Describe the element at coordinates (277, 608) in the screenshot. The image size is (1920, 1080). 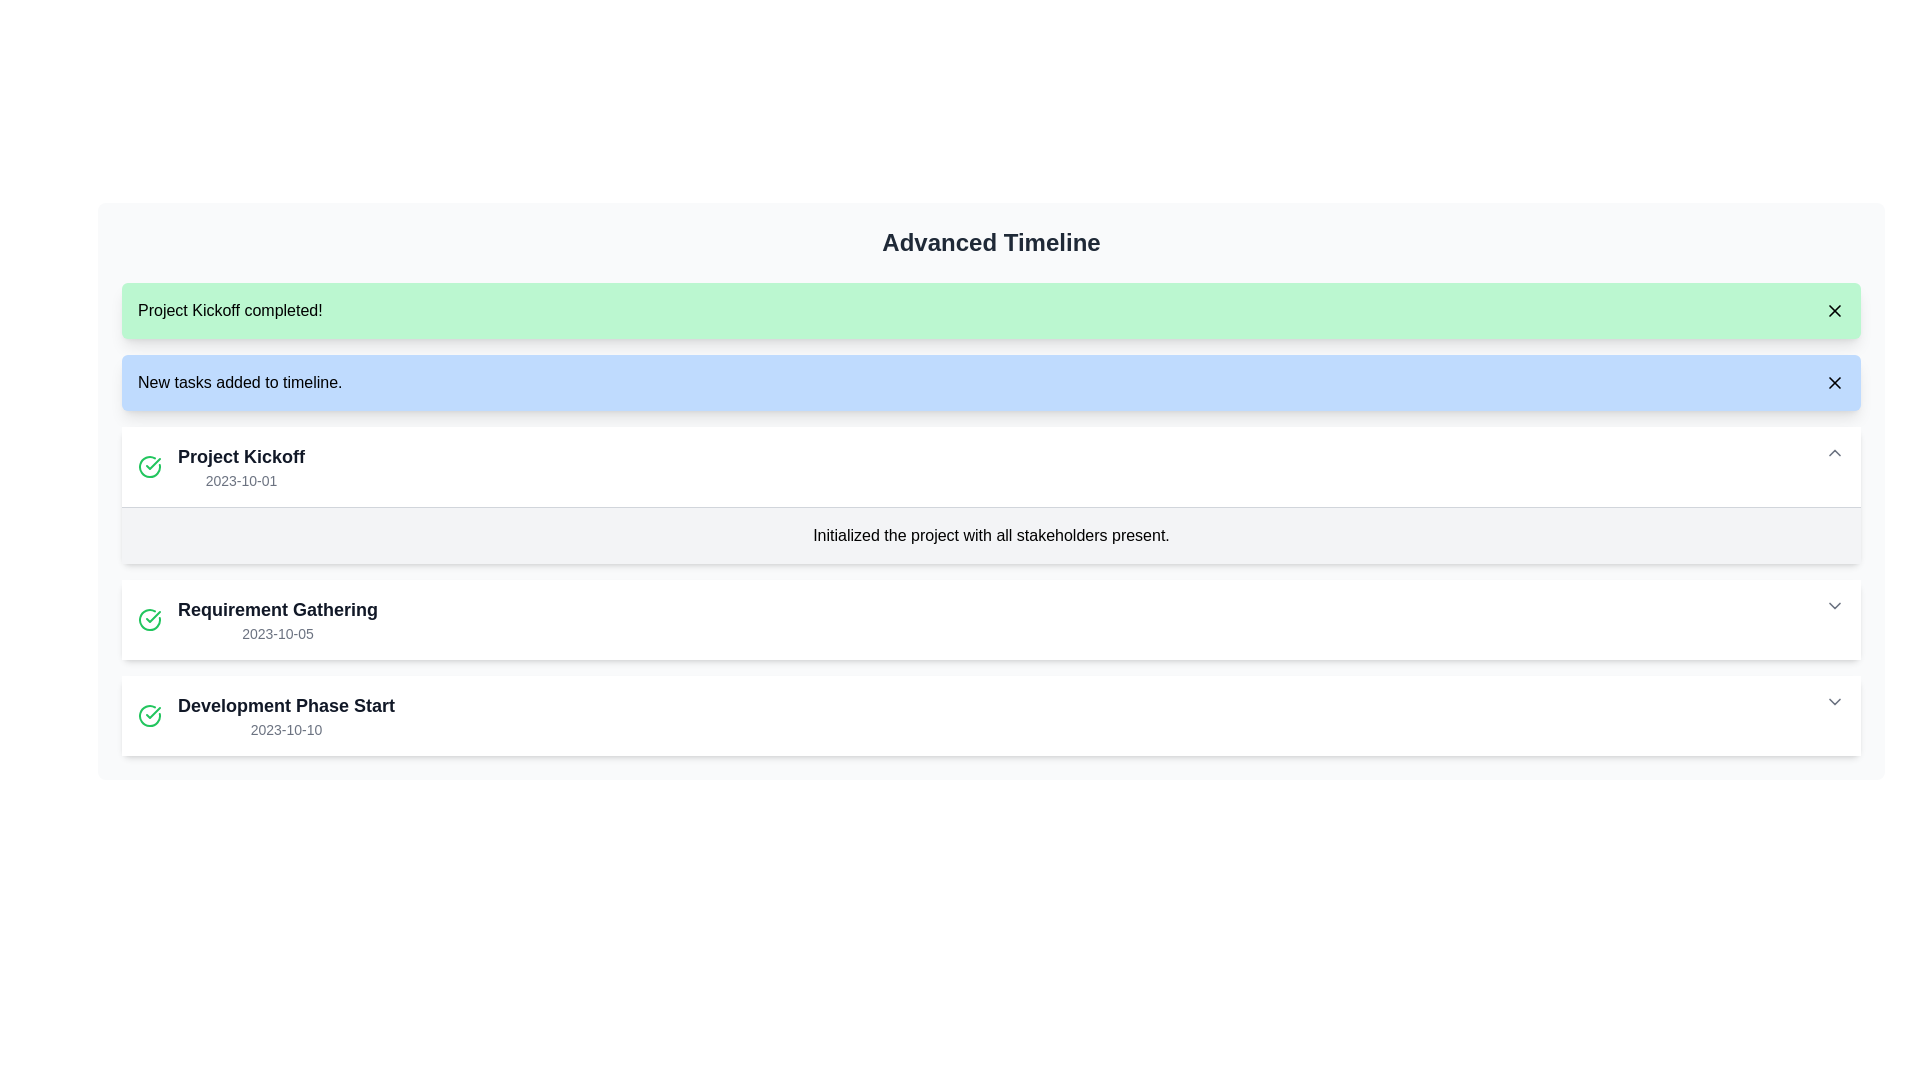
I see `the text label 'Requirement Gathering', which is styled in bold, large black font and is located in the second timeline entry, above the date '2023-10-05'` at that location.